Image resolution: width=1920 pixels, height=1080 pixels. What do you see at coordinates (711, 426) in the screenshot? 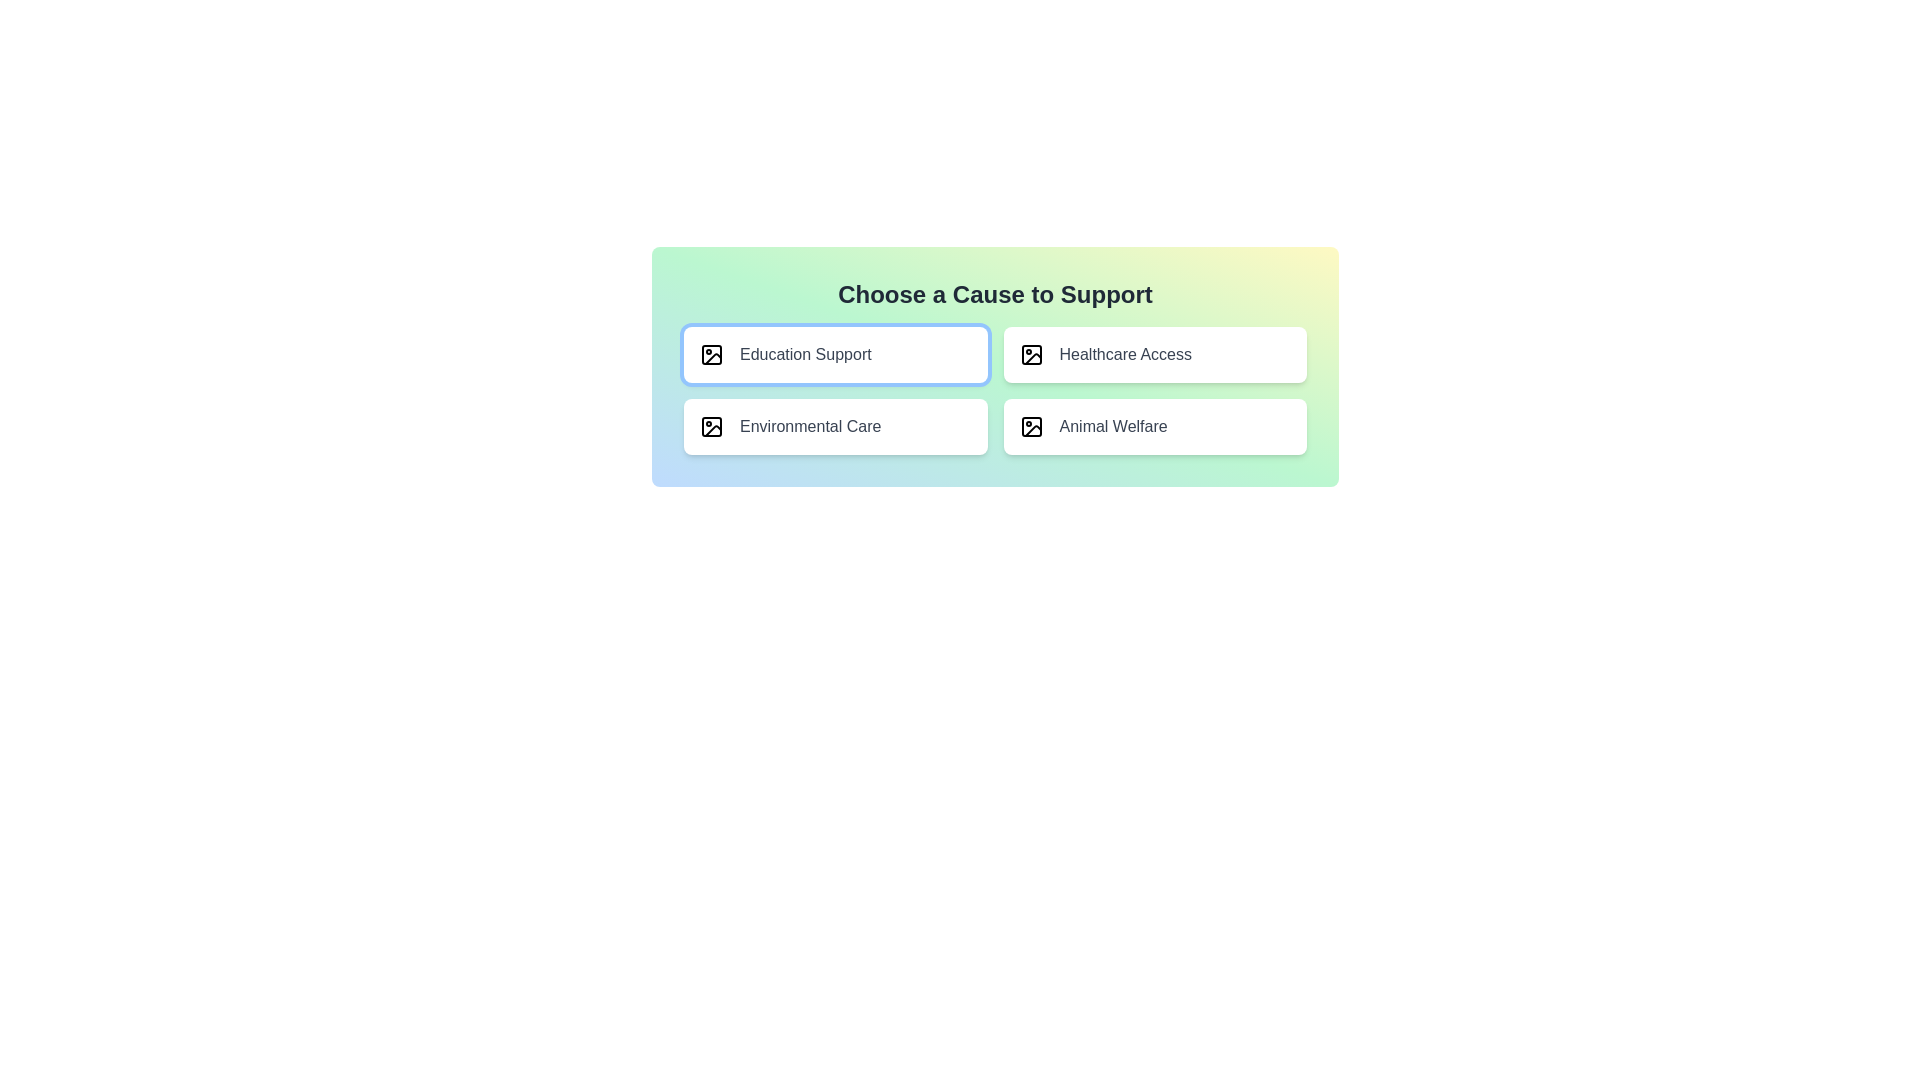
I see `the icon representing 'Environmental Care' in the selection grid, located in the second row, first column of the 'Choose a Cause to Support' card` at bounding box center [711, 426].